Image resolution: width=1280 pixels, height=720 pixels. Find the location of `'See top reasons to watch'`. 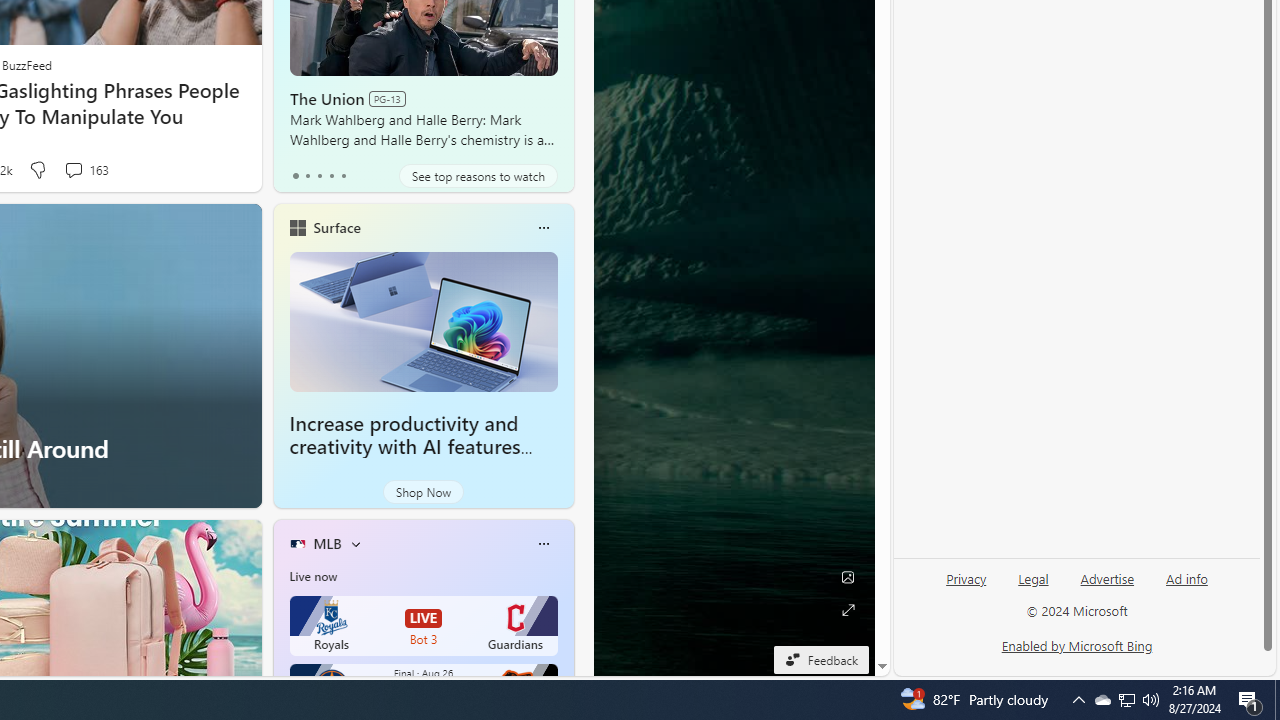

'See top reasons to watch' is located at coordinates (477, 175).